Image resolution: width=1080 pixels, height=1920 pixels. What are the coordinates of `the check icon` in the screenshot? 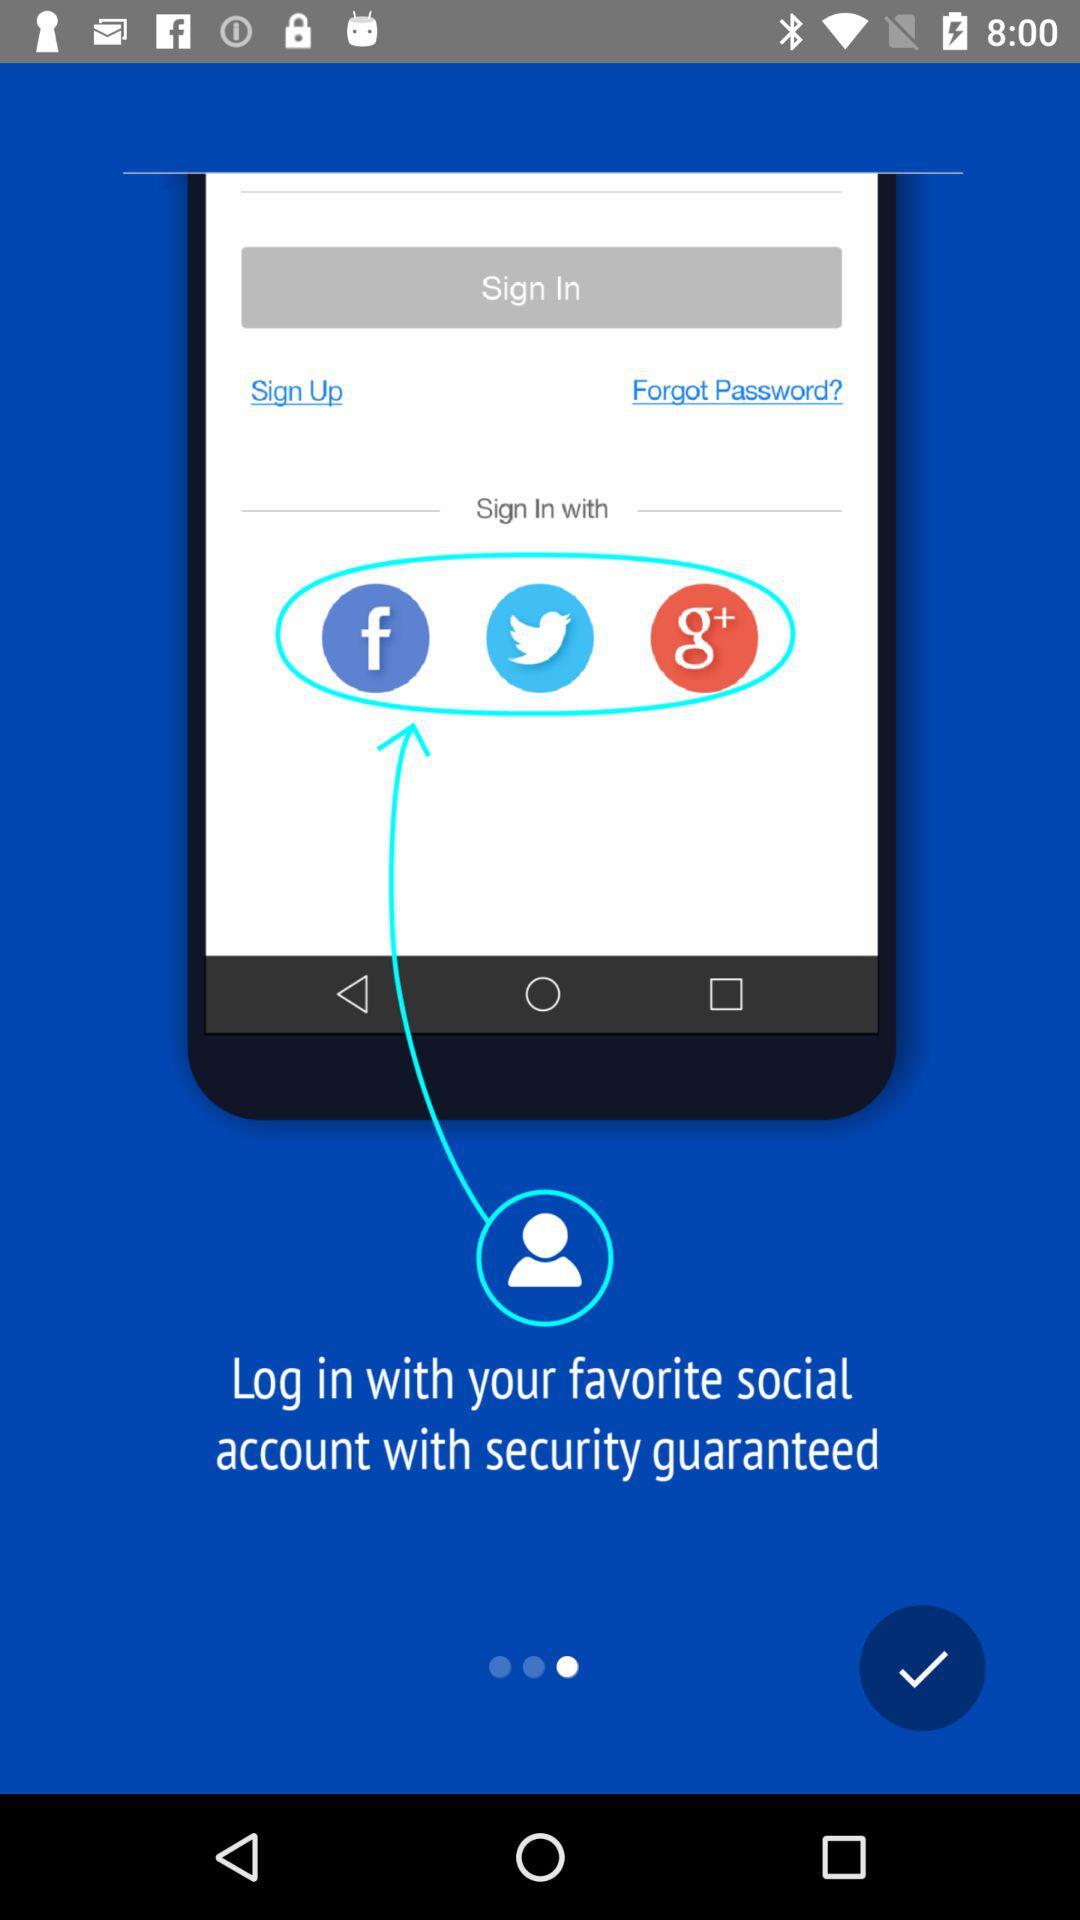 It's located at (922, 1667).